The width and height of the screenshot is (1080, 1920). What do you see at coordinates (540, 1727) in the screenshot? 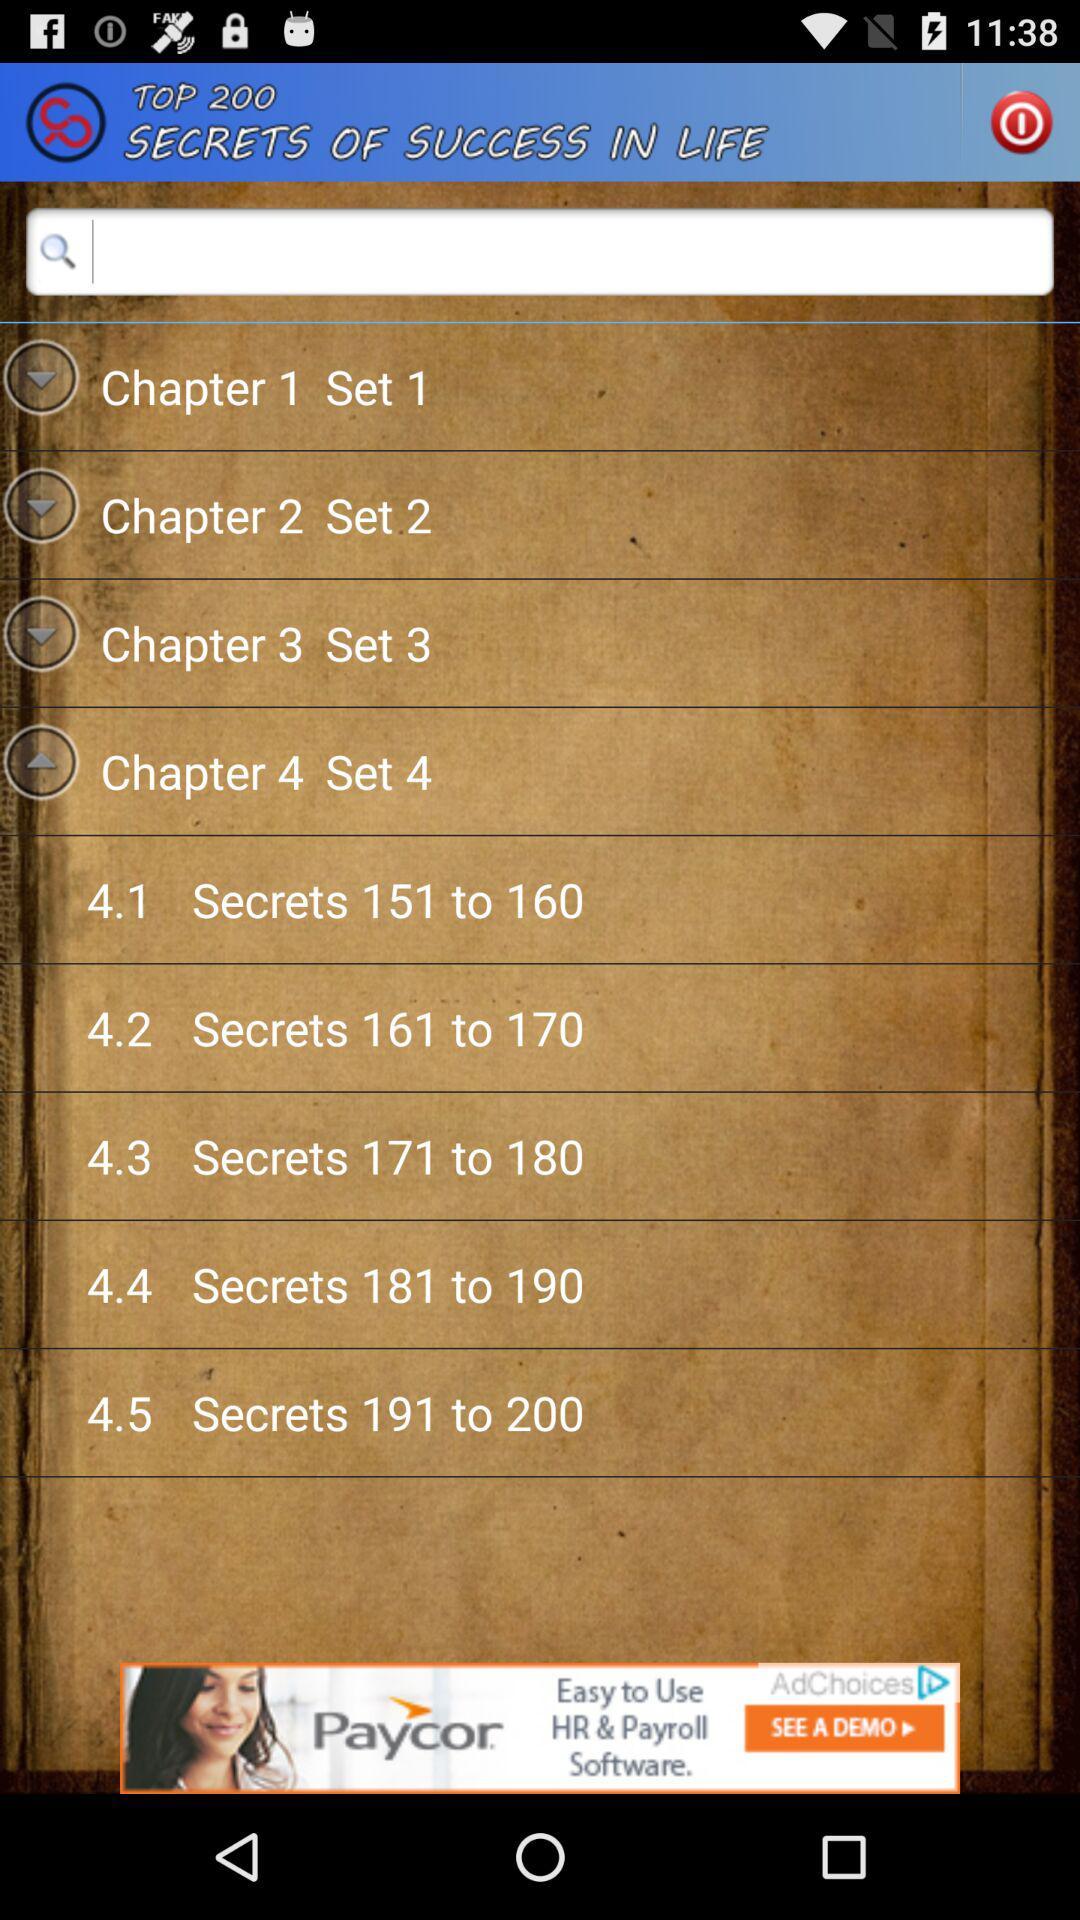
I see `advertisement` at bounding box center [540, 1727].